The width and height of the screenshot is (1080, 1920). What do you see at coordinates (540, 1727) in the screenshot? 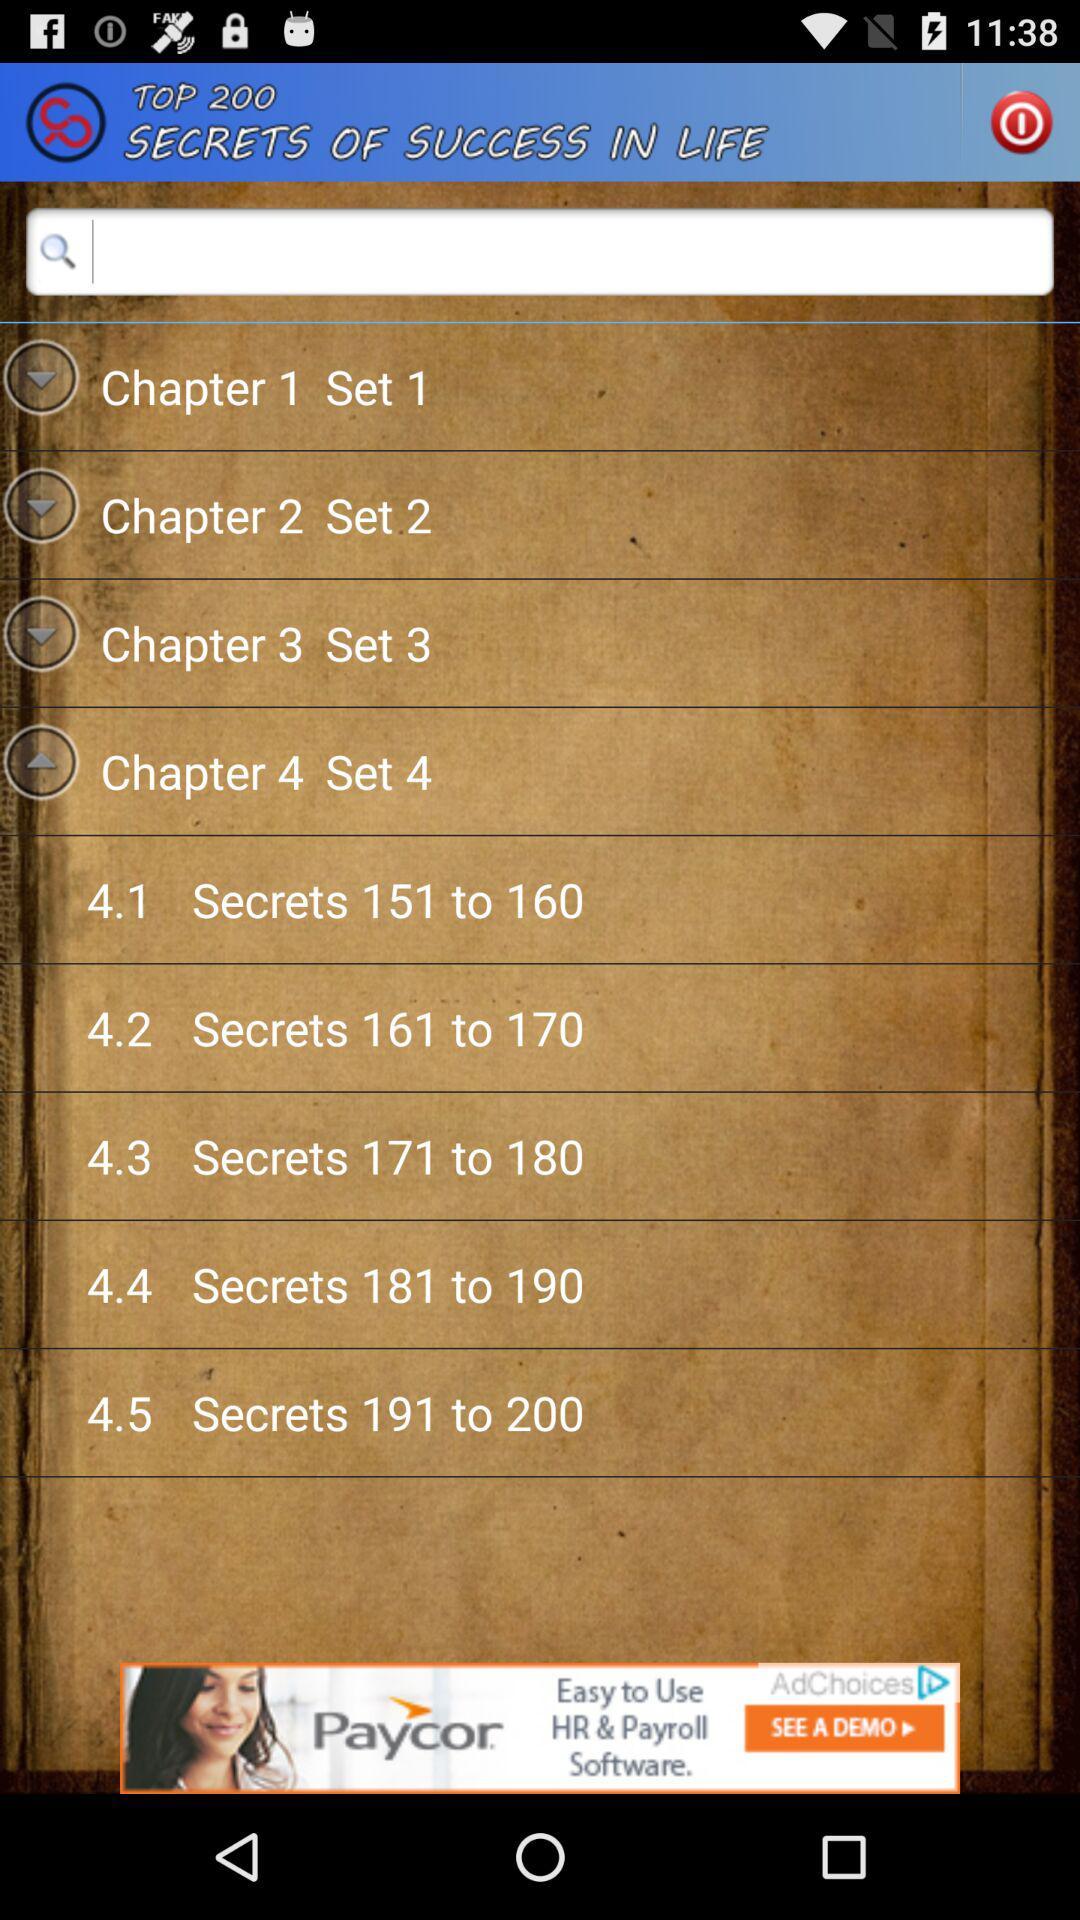
I see `advertisement` at bounding box center [540, 1727].